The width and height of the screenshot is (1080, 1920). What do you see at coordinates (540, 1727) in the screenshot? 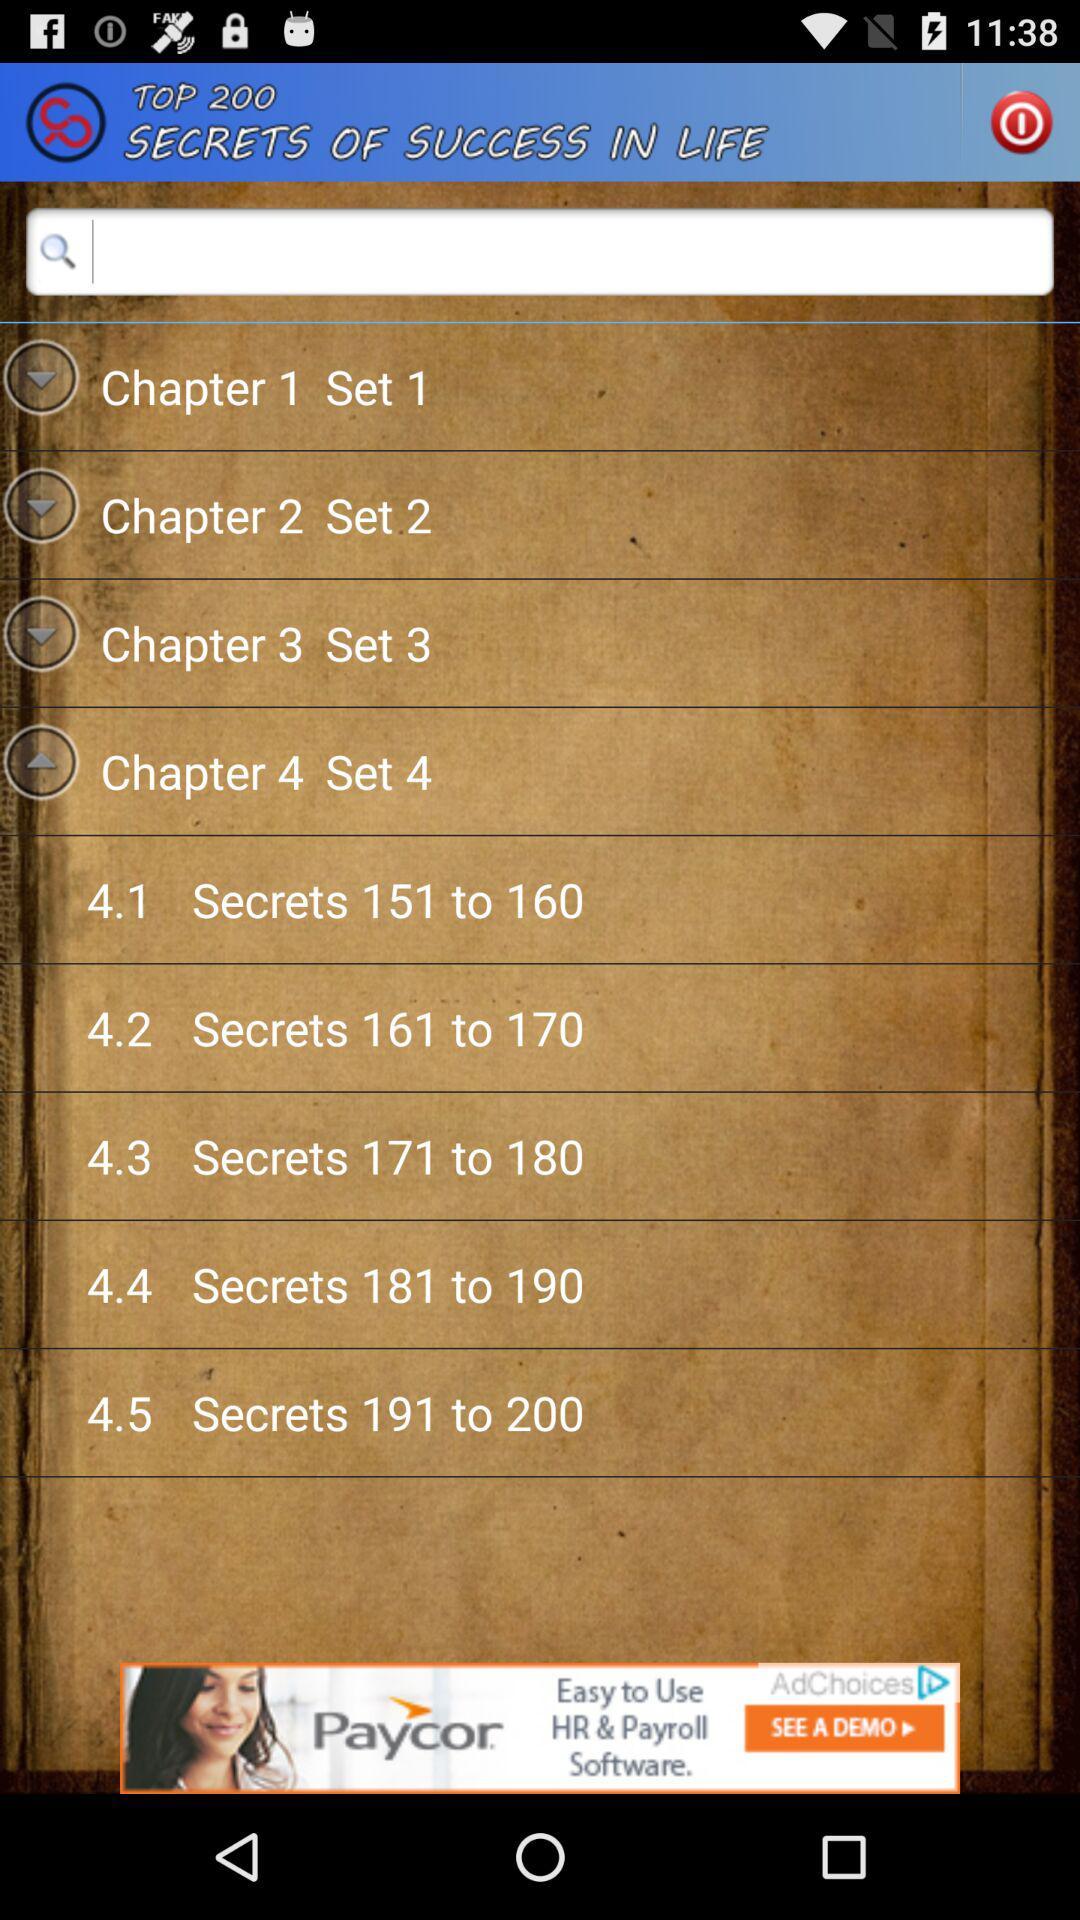
I see `advertisement` at bounding box center [540, 1727].